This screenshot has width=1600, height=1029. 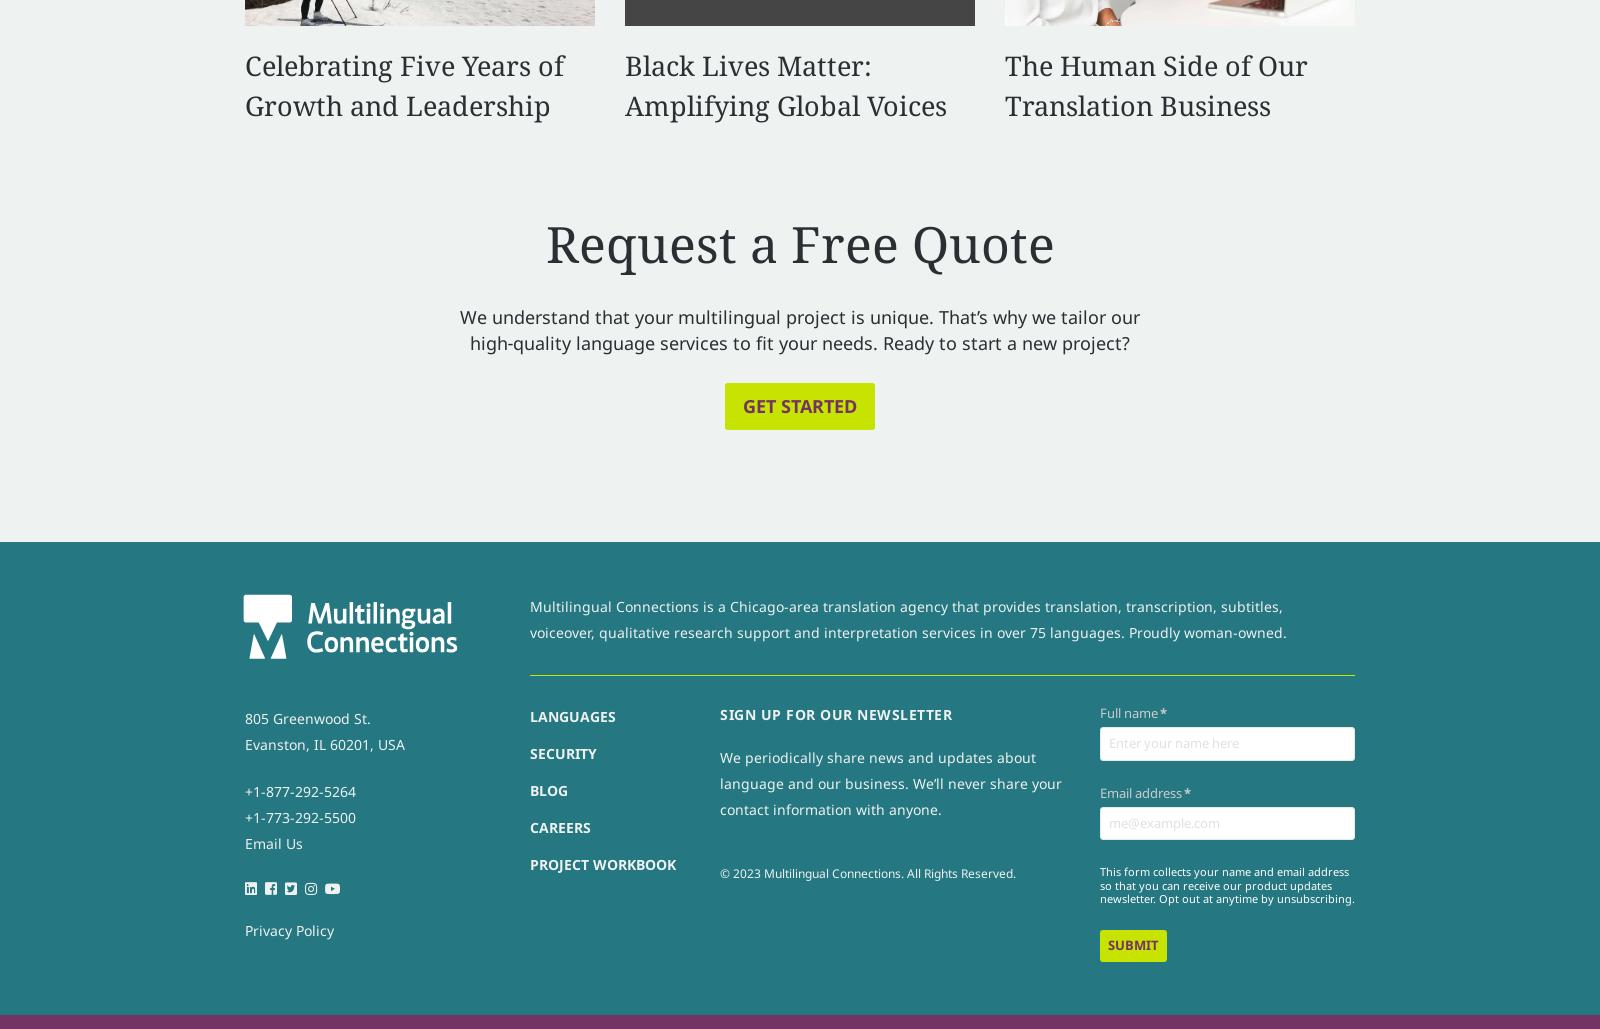 I want to click on 'Evanston, IL 60201, USA', so click(x=324, y=744).